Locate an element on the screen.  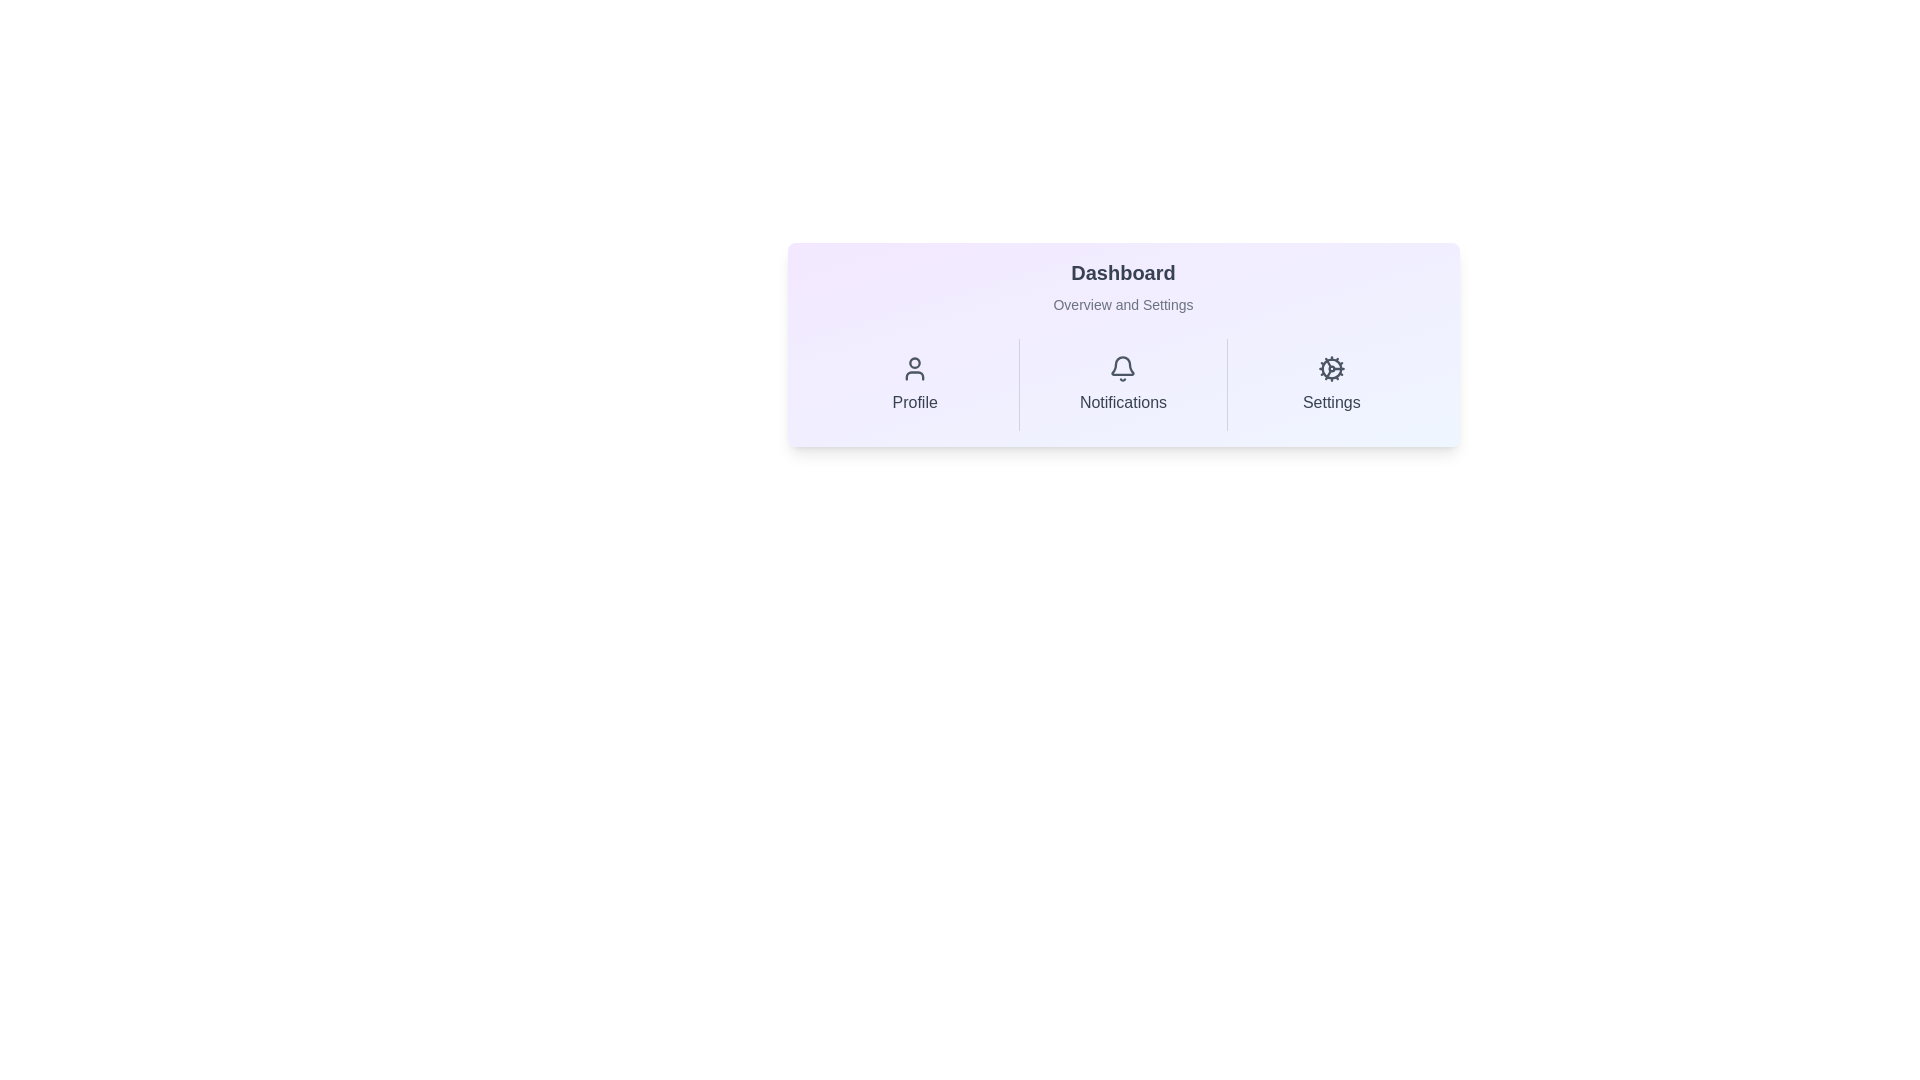
the gear icon, styled in dark gray, located in the 'Settings' section below the 'Dashboard' title is located at coordinates (1331, 369).